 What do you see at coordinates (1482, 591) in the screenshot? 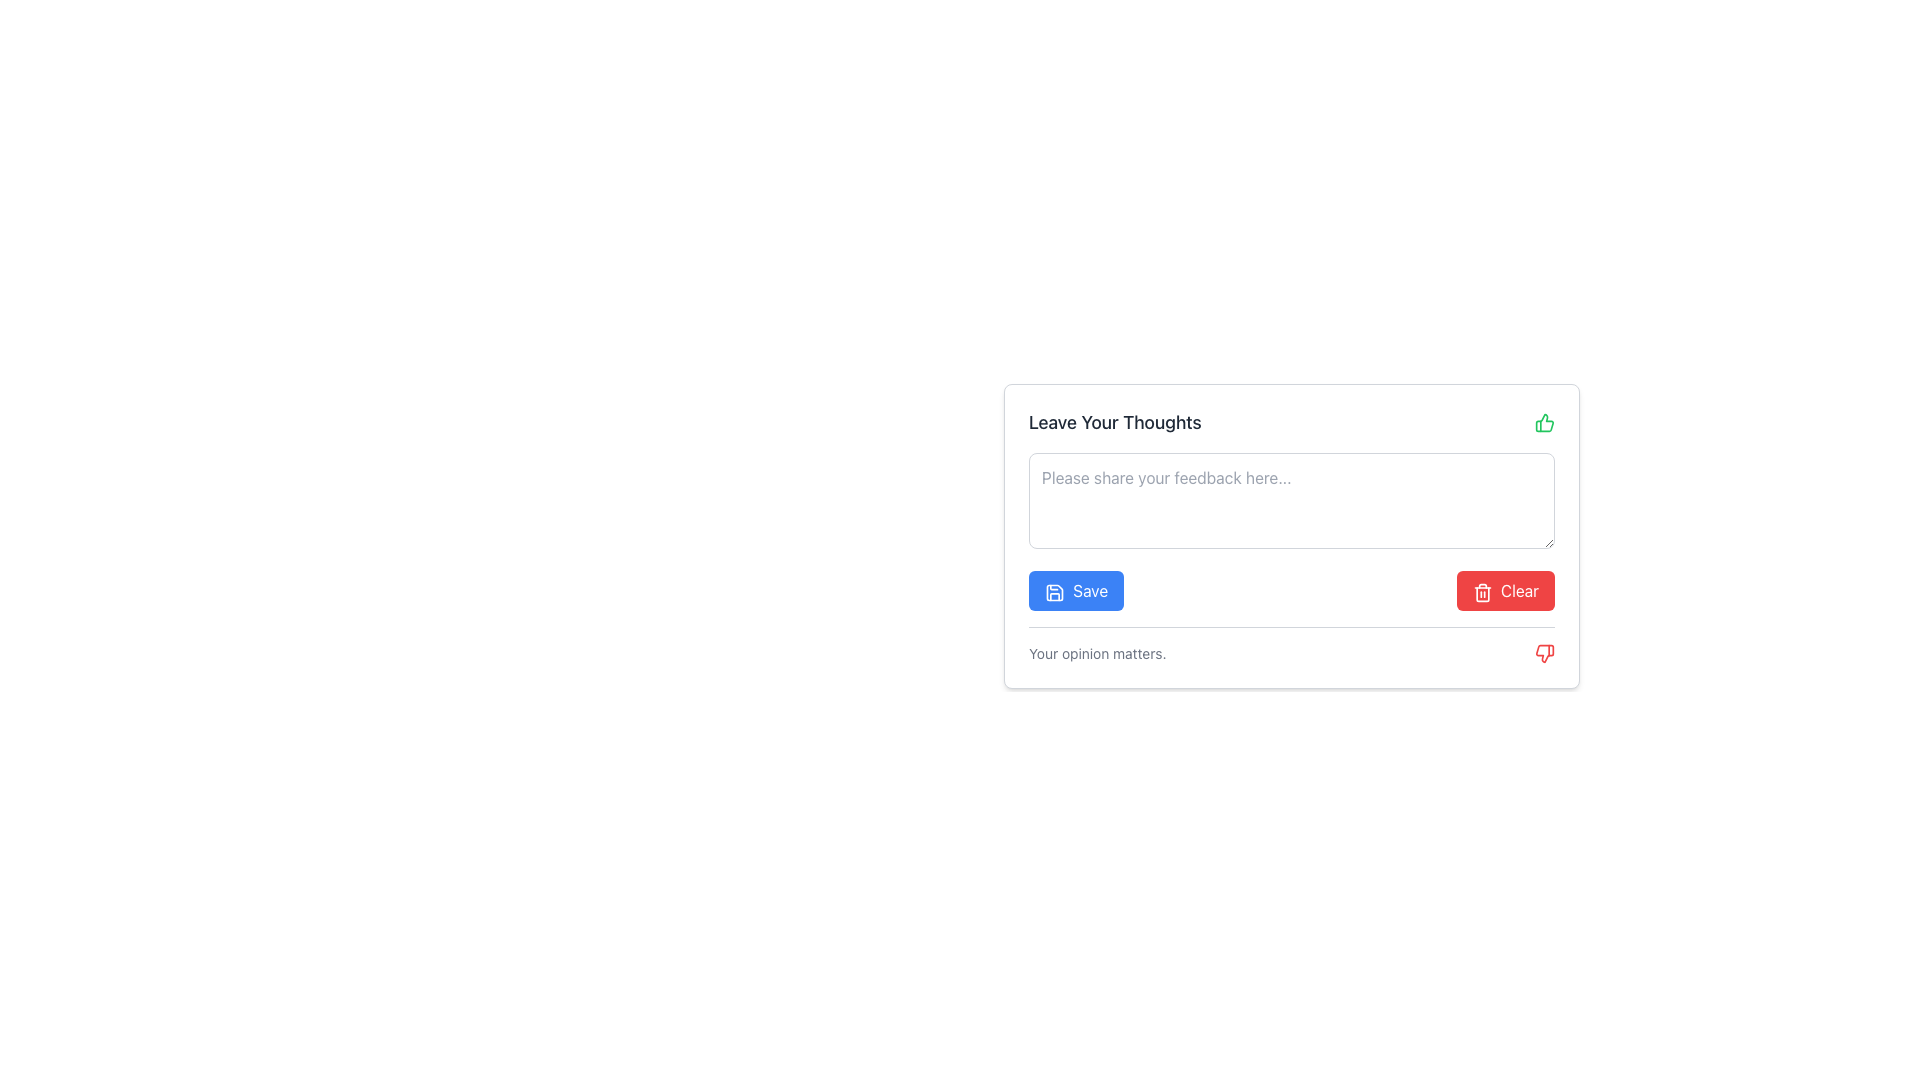
I see `the Clear button icon, which is located towards the left side of the button preceding the text 'Clear'` at bounding box center [1482, 591].